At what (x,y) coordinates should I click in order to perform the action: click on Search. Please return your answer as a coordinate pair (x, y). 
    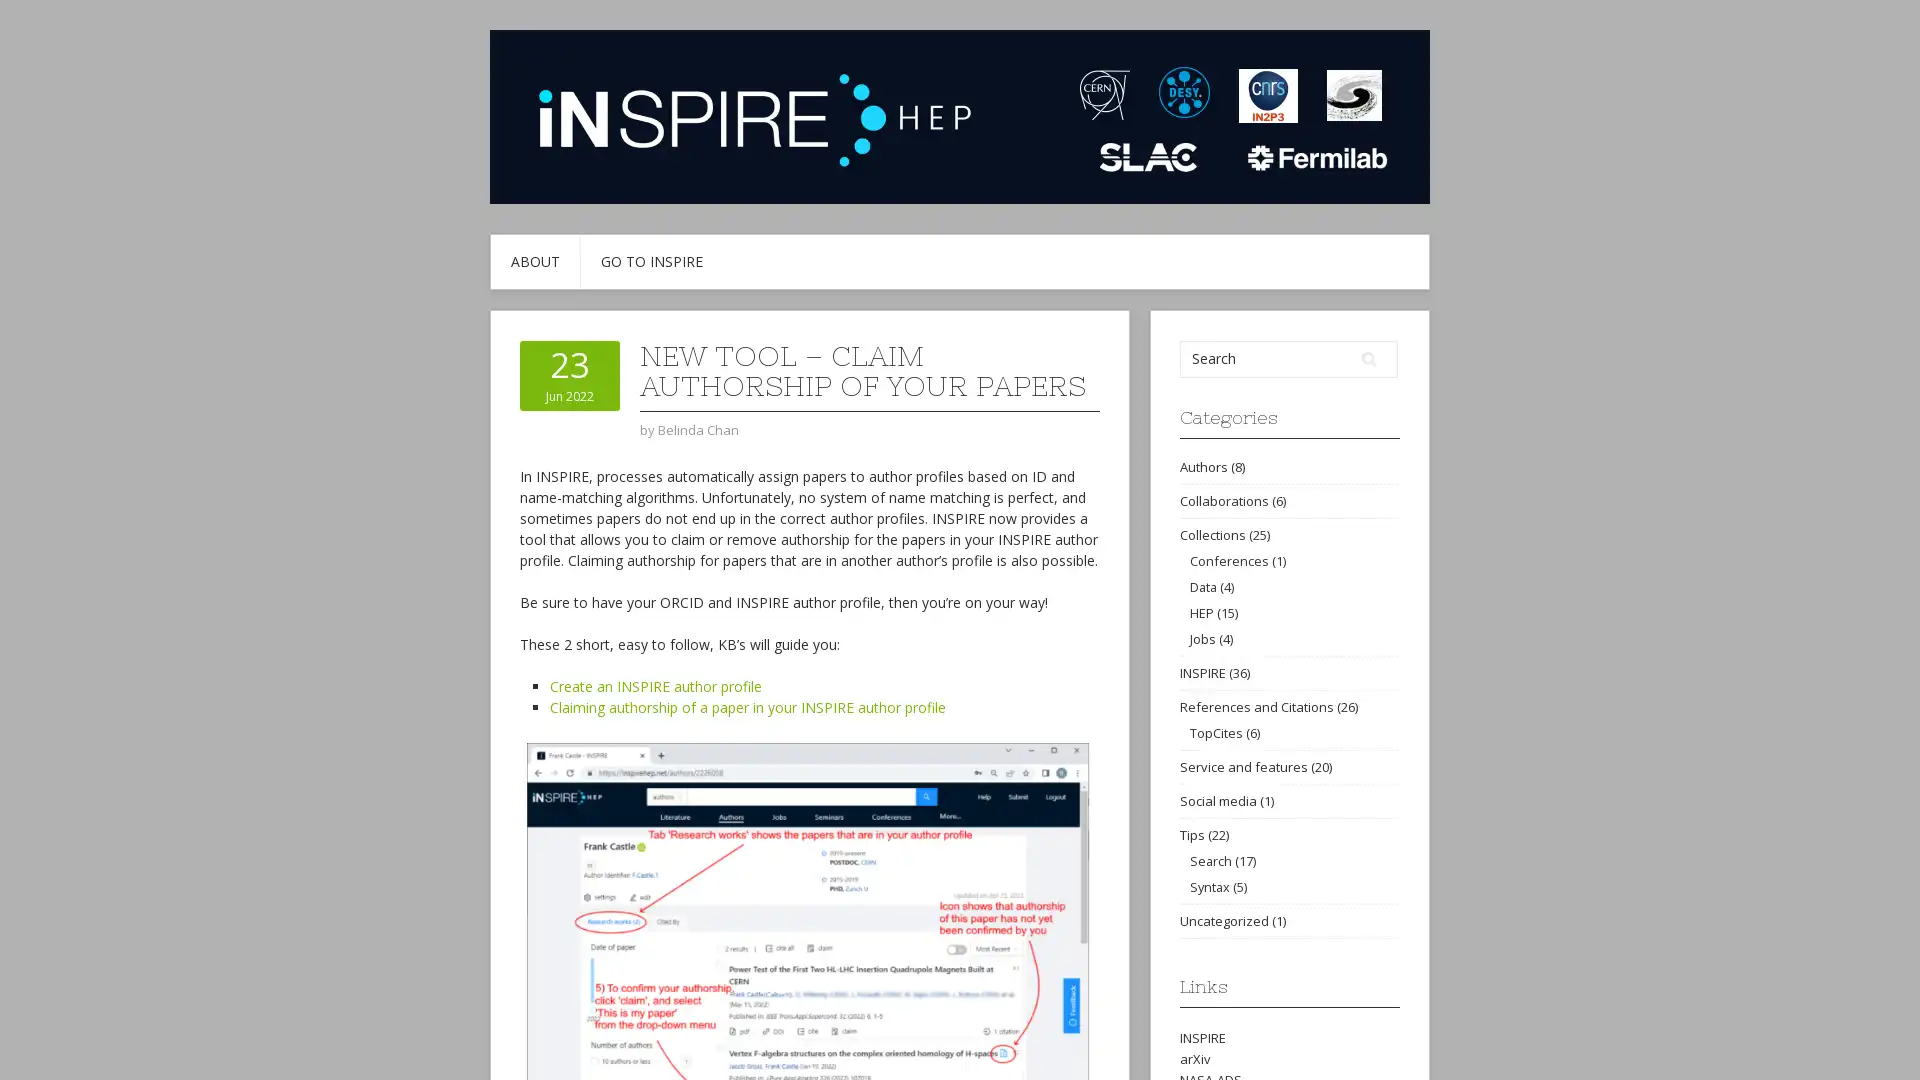
    Looking at the image, I should click on (1368, 358).